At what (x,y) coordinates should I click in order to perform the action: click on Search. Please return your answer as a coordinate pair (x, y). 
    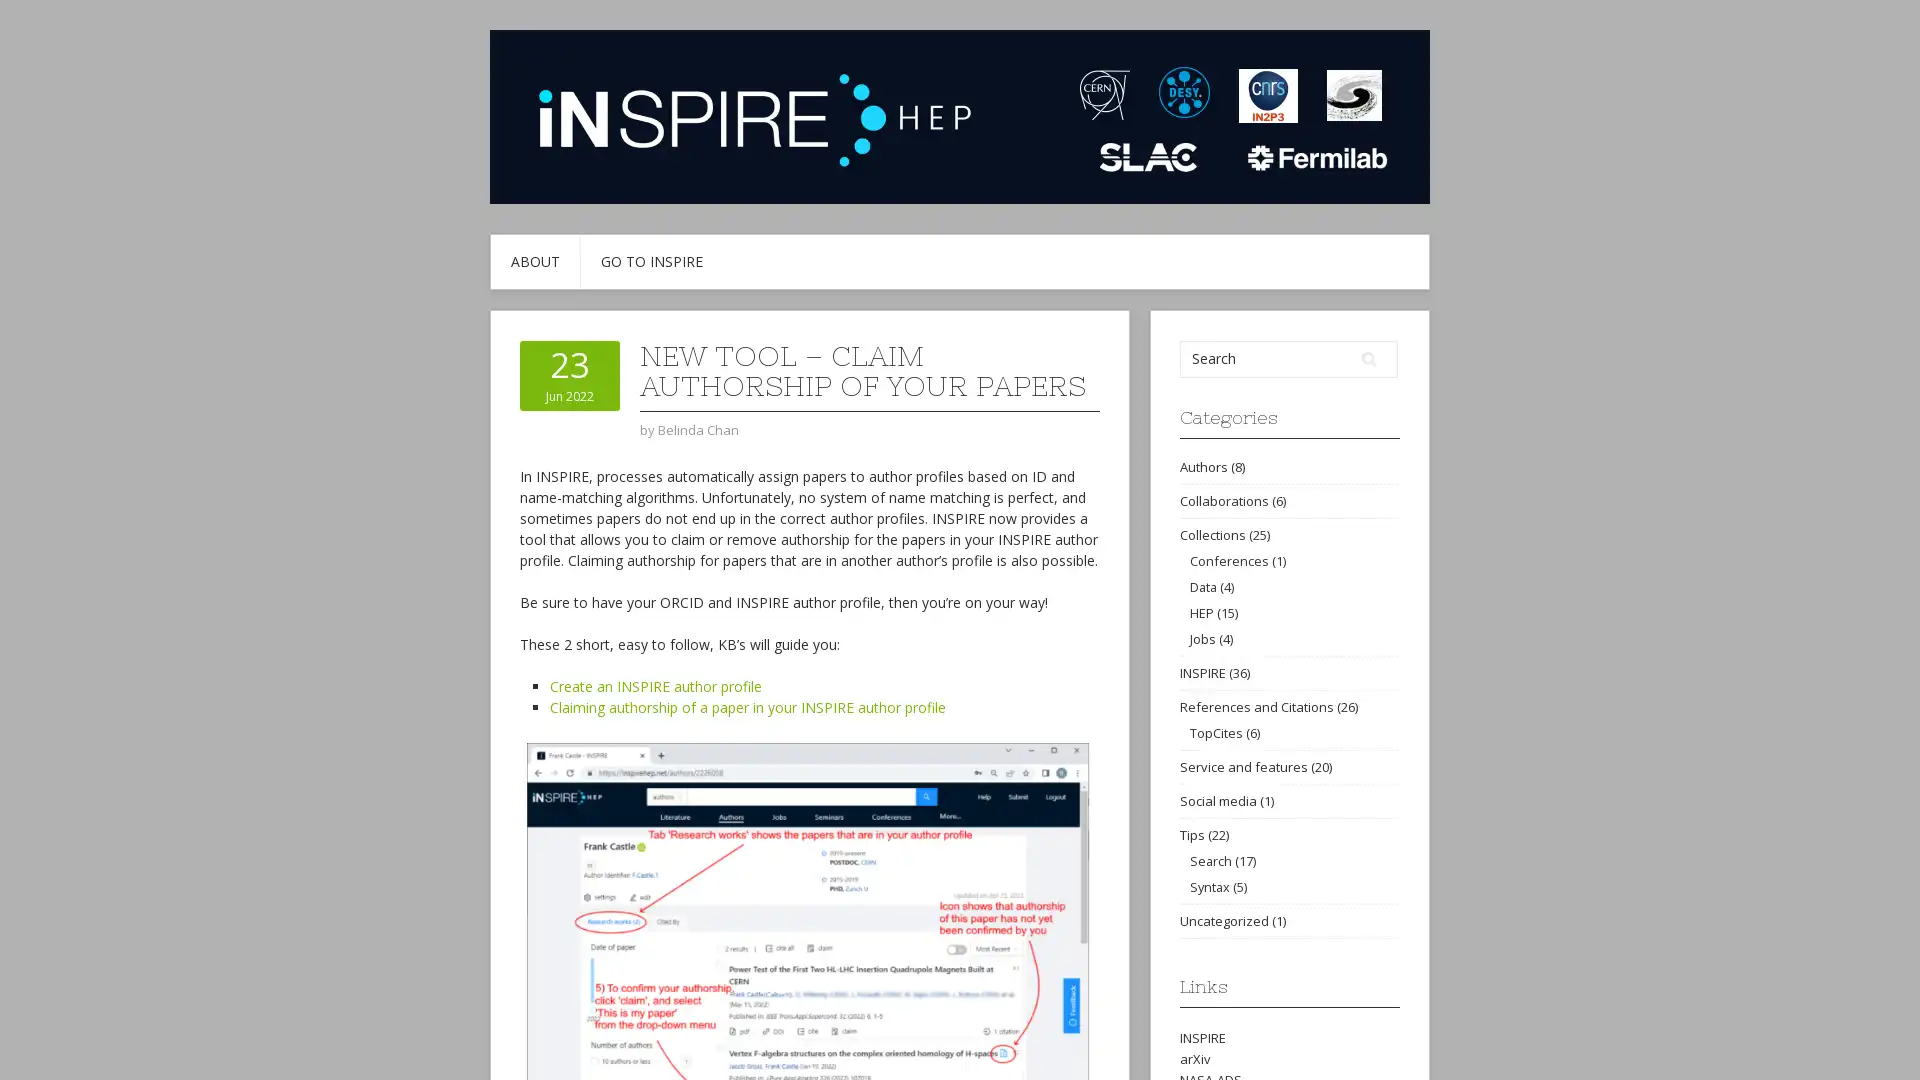
    Looking at the image, I should click on (1368, 358).